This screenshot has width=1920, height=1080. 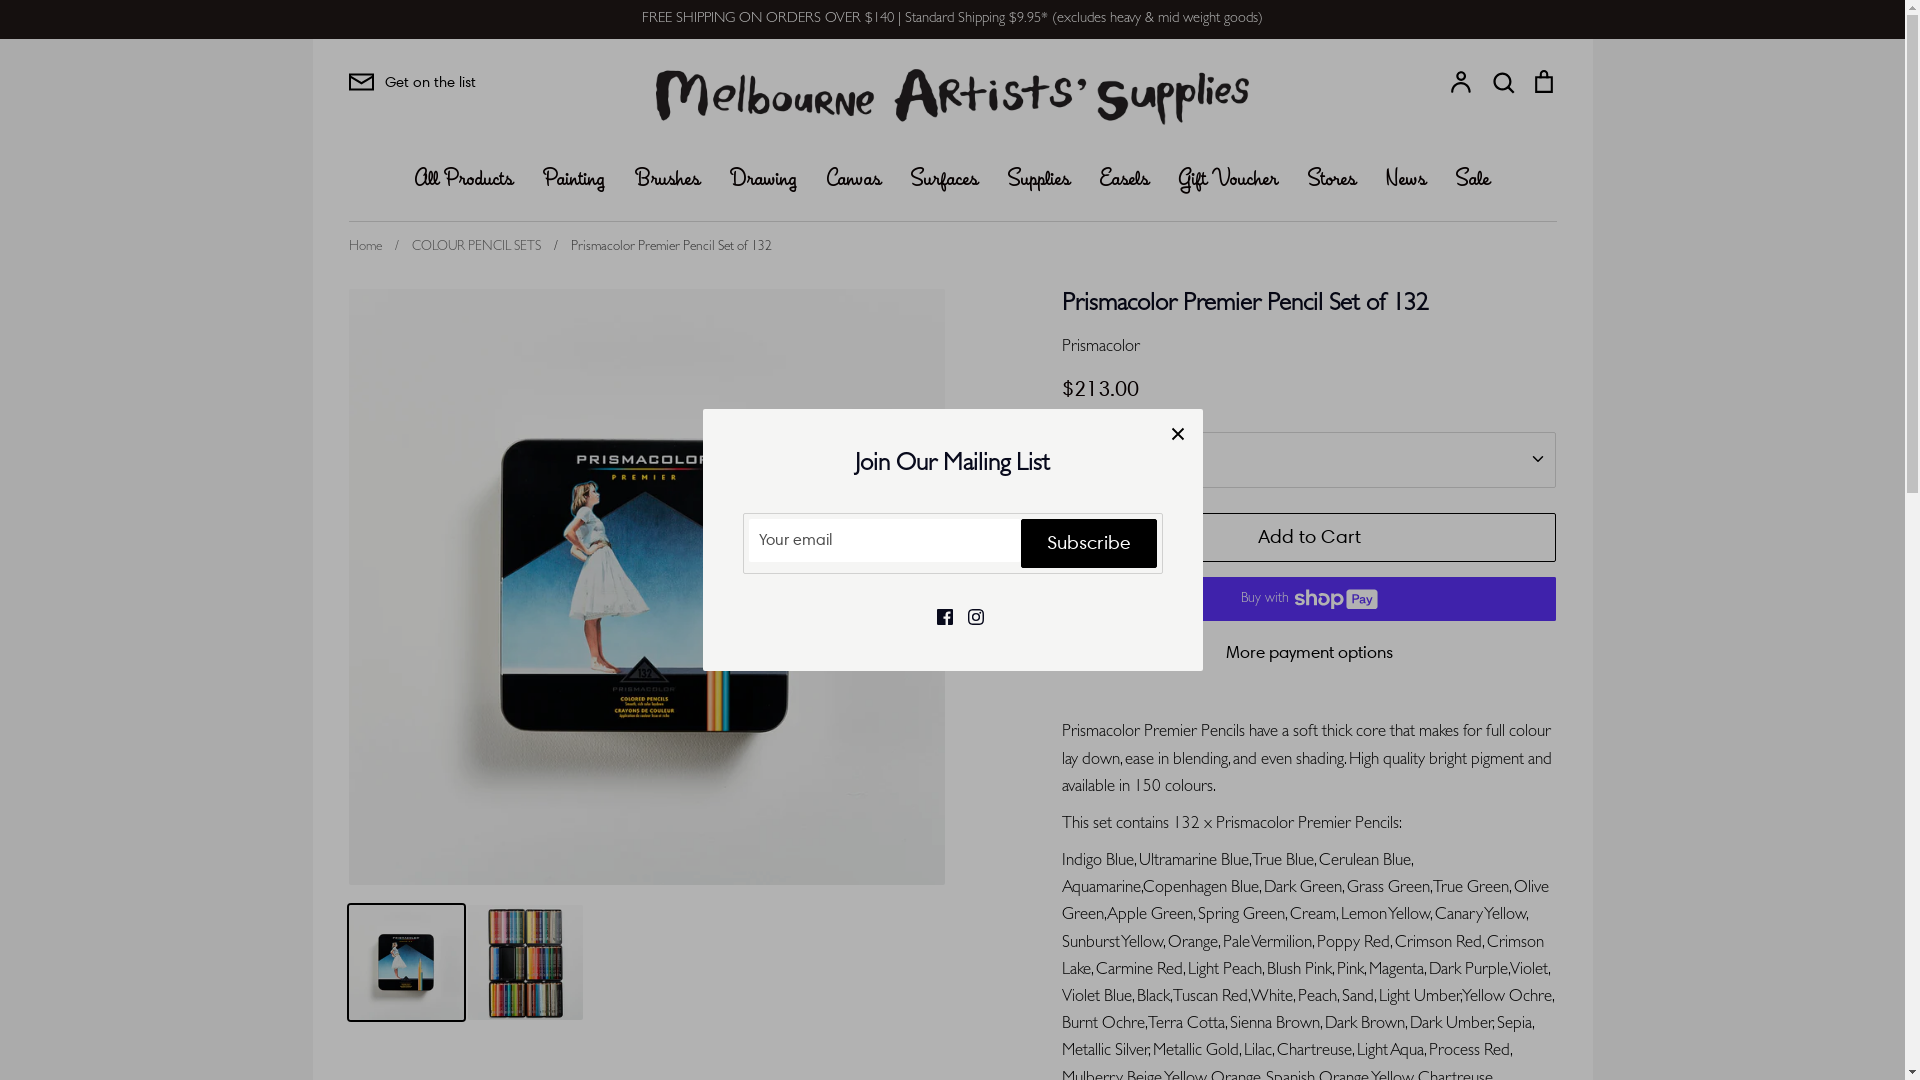 What do you see at coordinates (1008, 180) in the screenshot?
I see `'Supplies'` at bounding box center [1008, 180].